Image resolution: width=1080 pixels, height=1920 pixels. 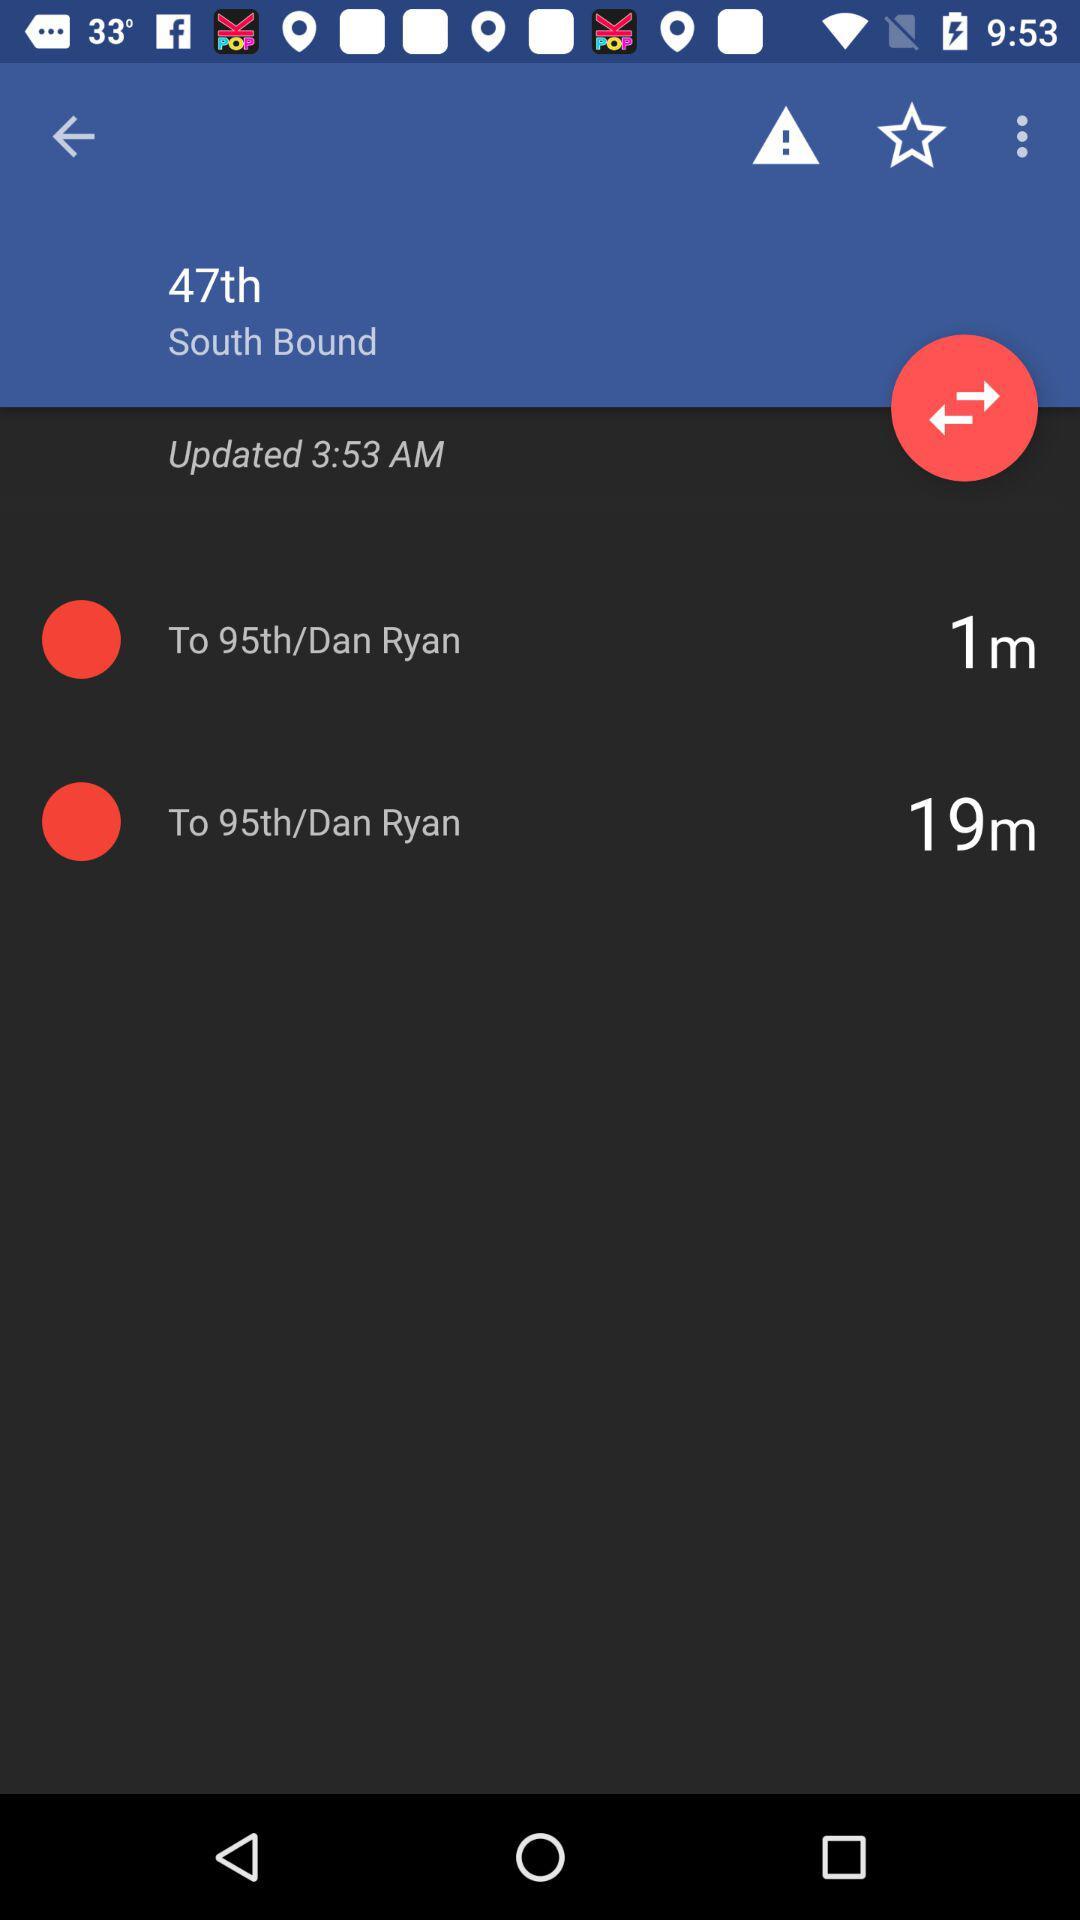 I want to click on 1, so click(x=966, y=638).